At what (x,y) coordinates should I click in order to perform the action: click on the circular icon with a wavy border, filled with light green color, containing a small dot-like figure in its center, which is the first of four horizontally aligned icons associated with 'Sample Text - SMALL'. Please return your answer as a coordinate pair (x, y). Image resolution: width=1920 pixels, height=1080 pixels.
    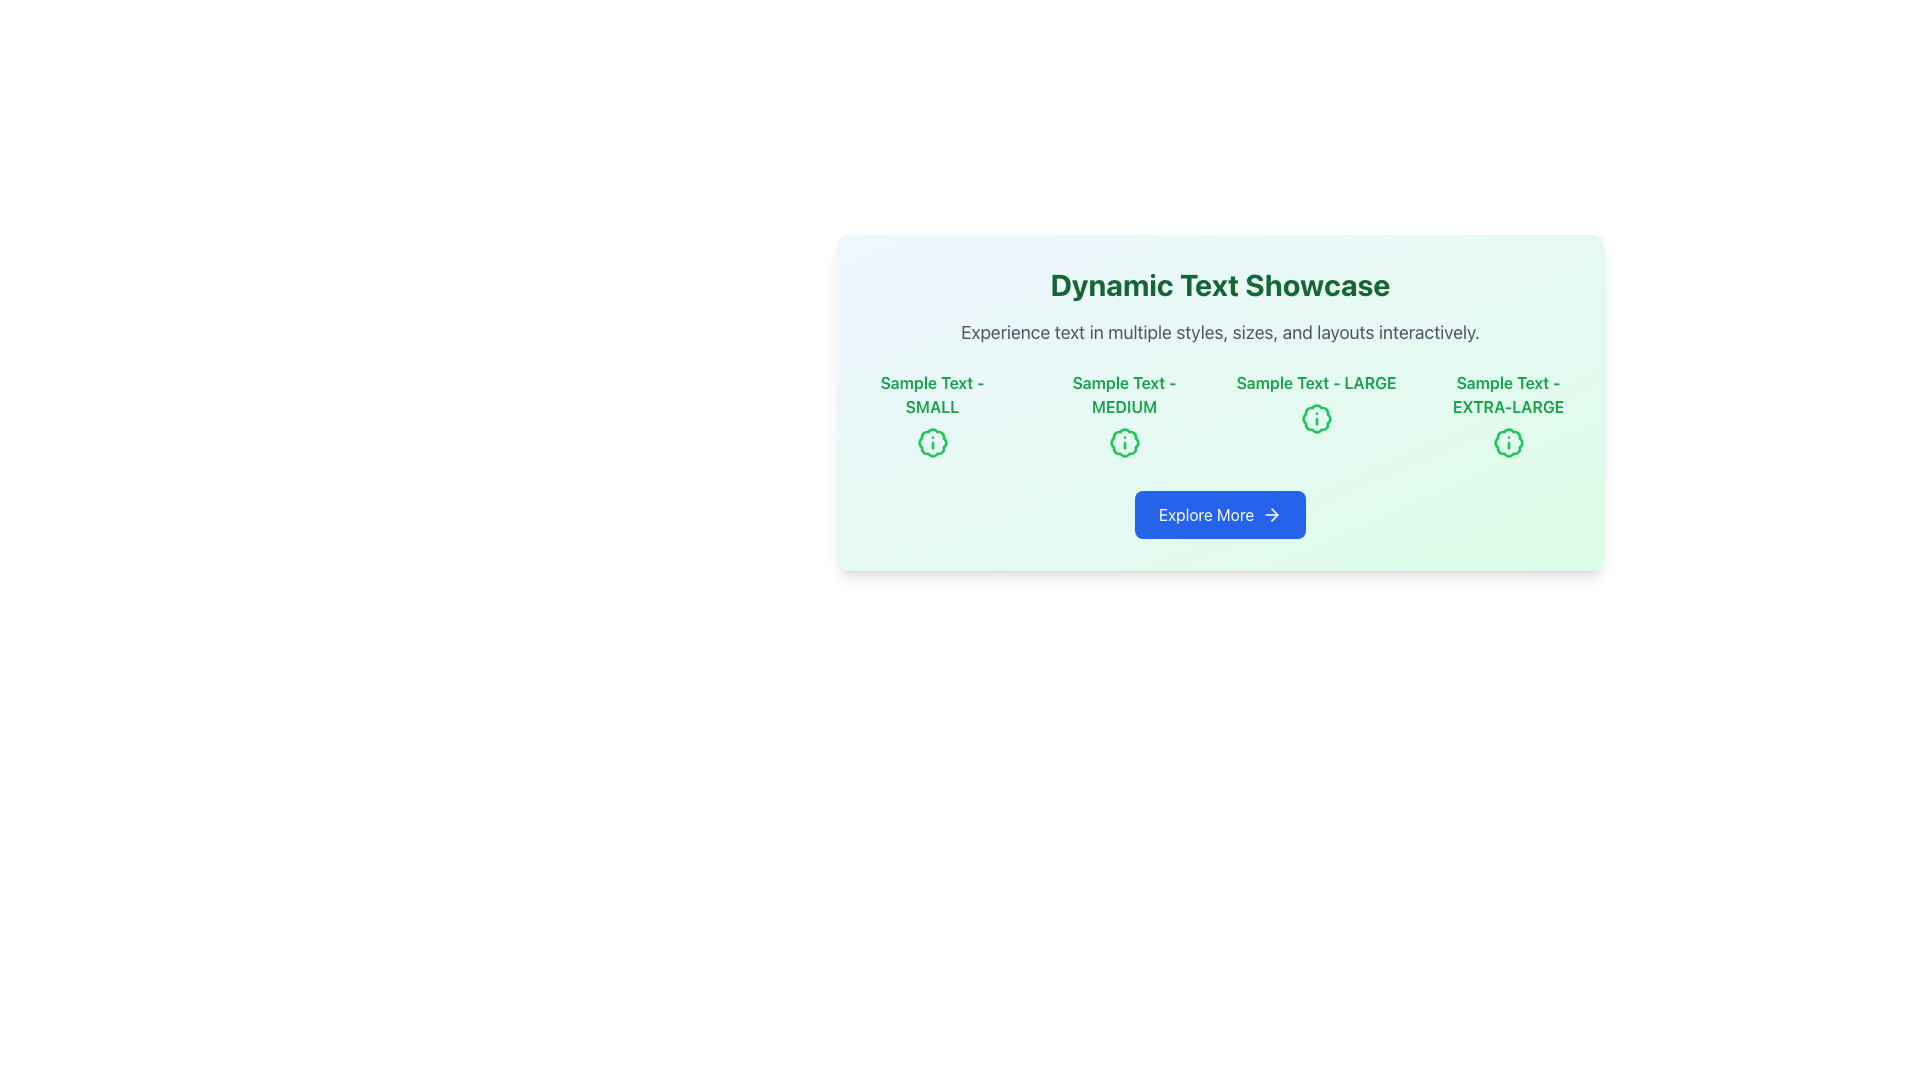
    Looking at the image, I should click on (931, 442).